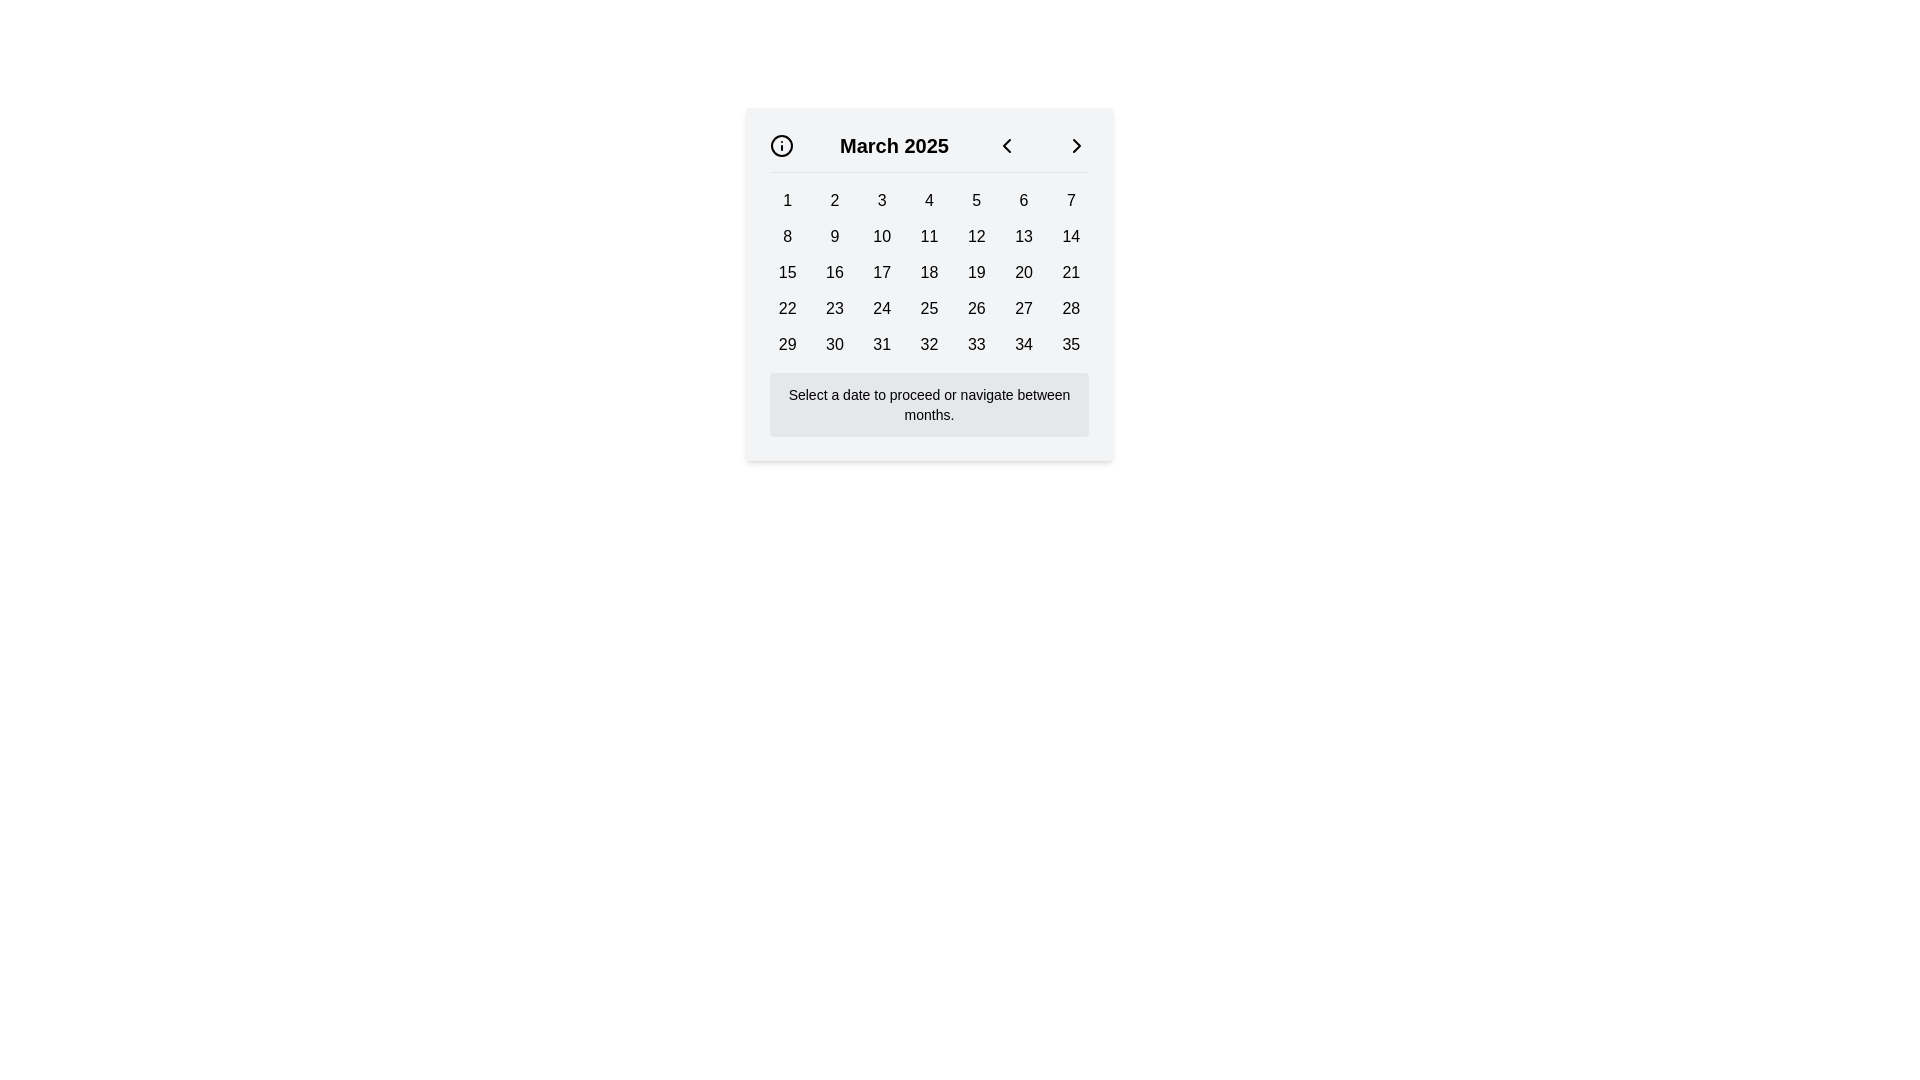 The image size is (1920, 1080). What do you see at coordinates (928, 284) in the screenshot?
I see `a day in the March 2025 calendar` at bounding box center [928, 284].